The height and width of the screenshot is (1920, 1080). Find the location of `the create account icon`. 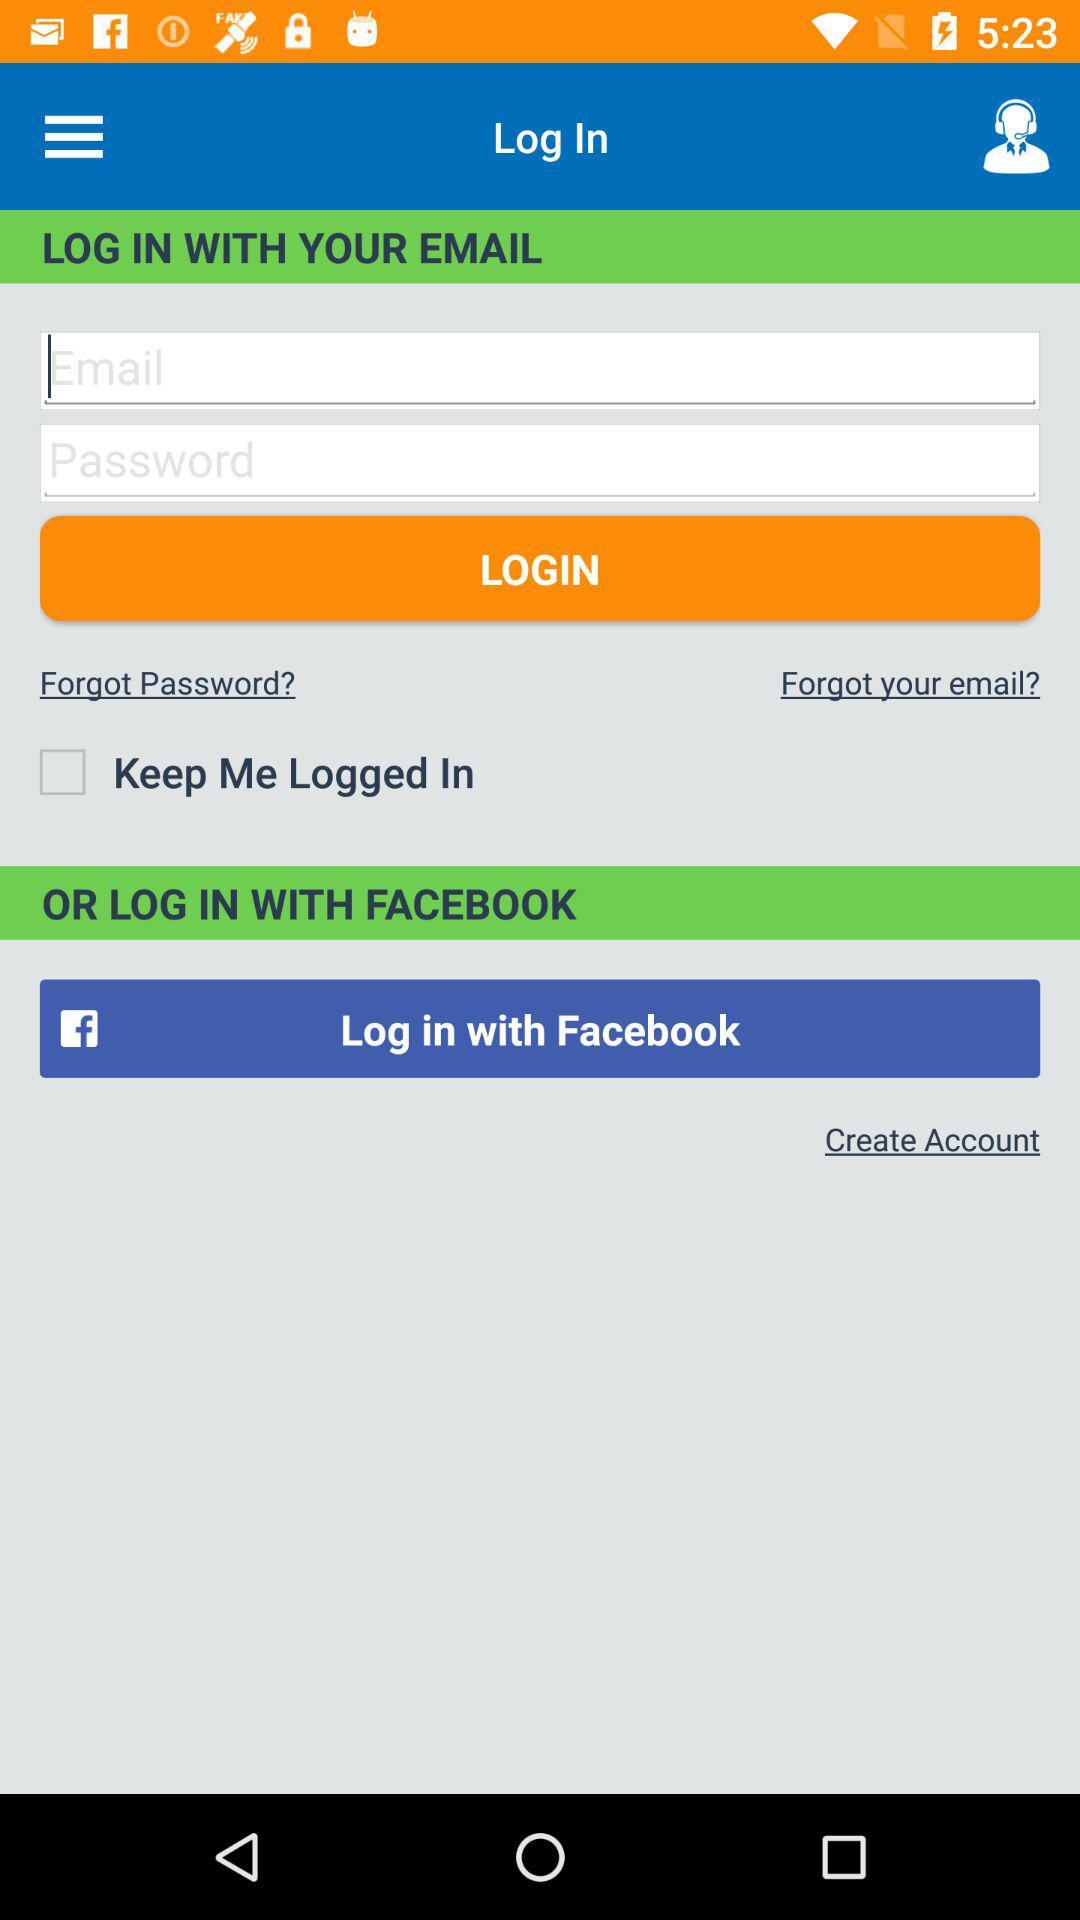

the create account icon is located at coordinates (932, 1138).